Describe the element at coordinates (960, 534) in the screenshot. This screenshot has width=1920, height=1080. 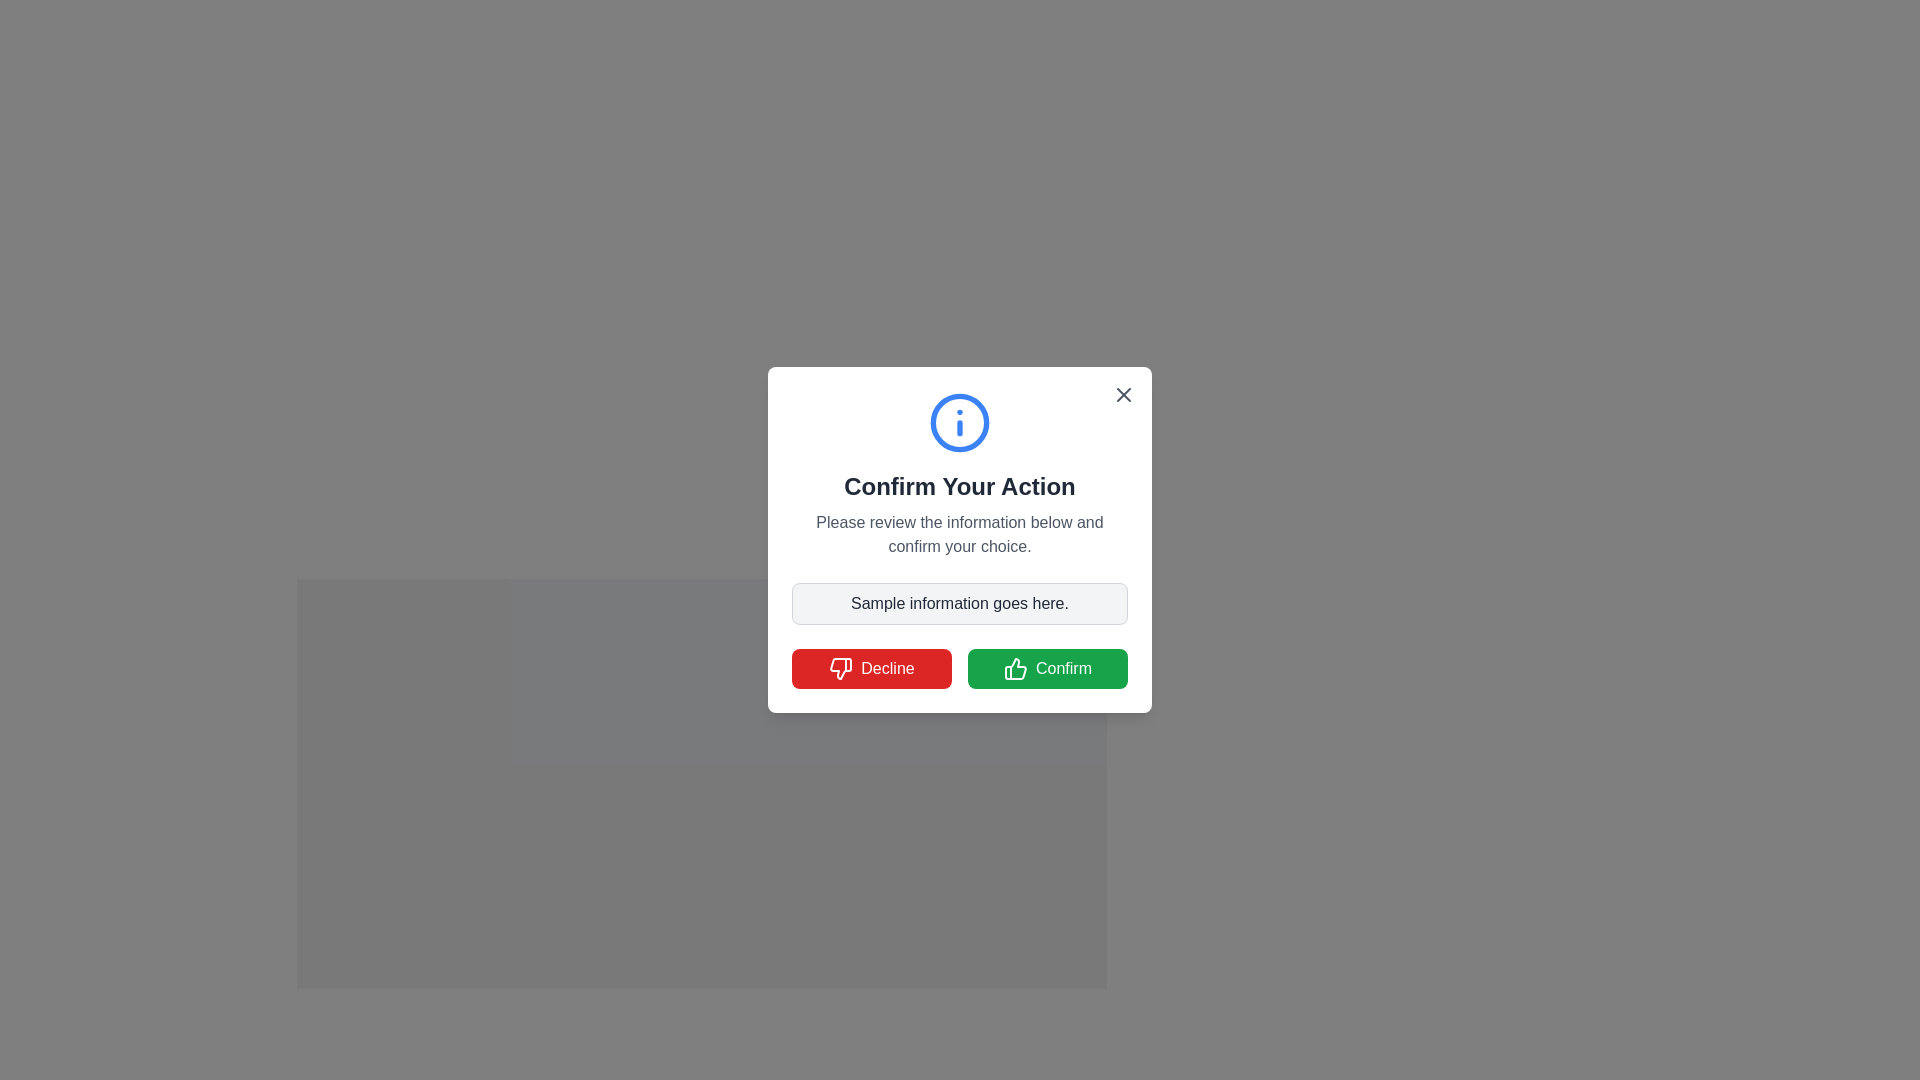
I see `instructional text label located beneath the title 'Confirm Your Action' and above the informational text box, centered horizontally within the popup box` at that location.